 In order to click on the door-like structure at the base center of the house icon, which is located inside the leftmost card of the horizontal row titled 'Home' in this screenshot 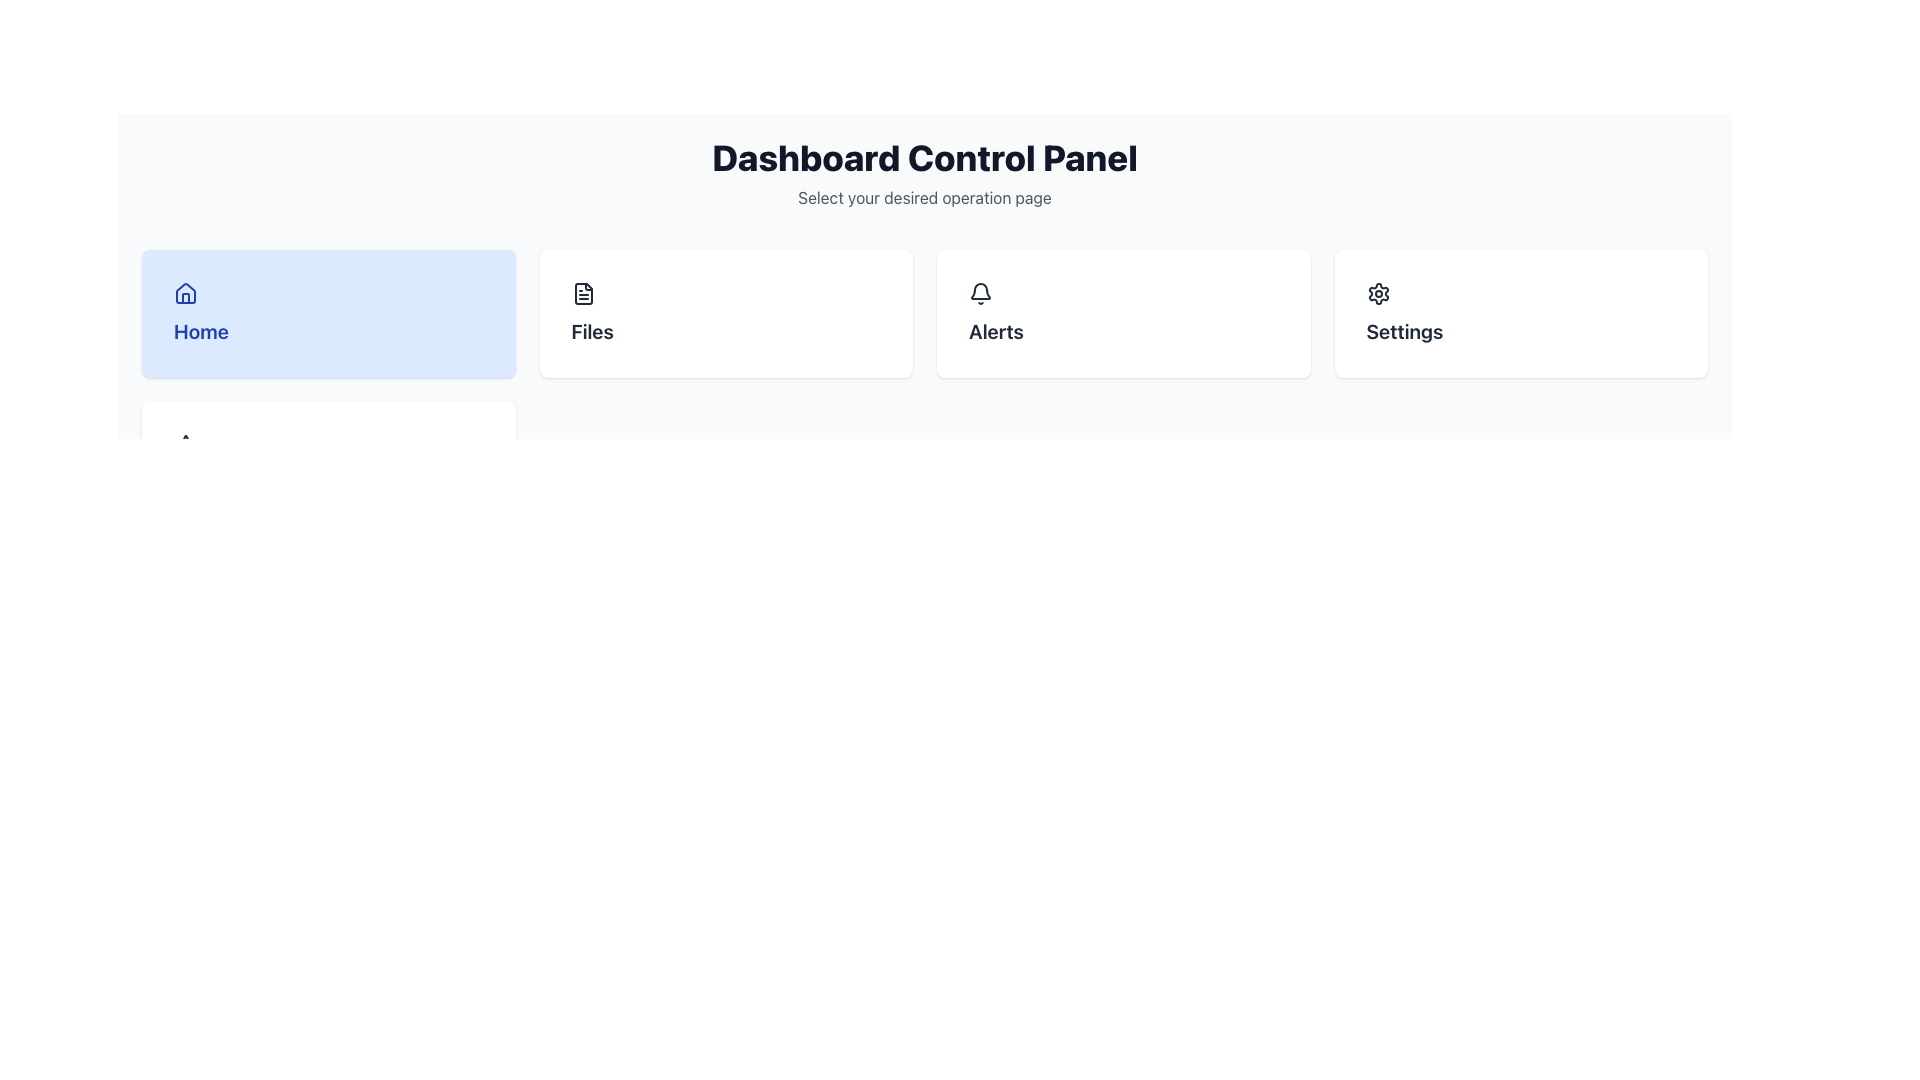, I will do `click(186, 297)`.